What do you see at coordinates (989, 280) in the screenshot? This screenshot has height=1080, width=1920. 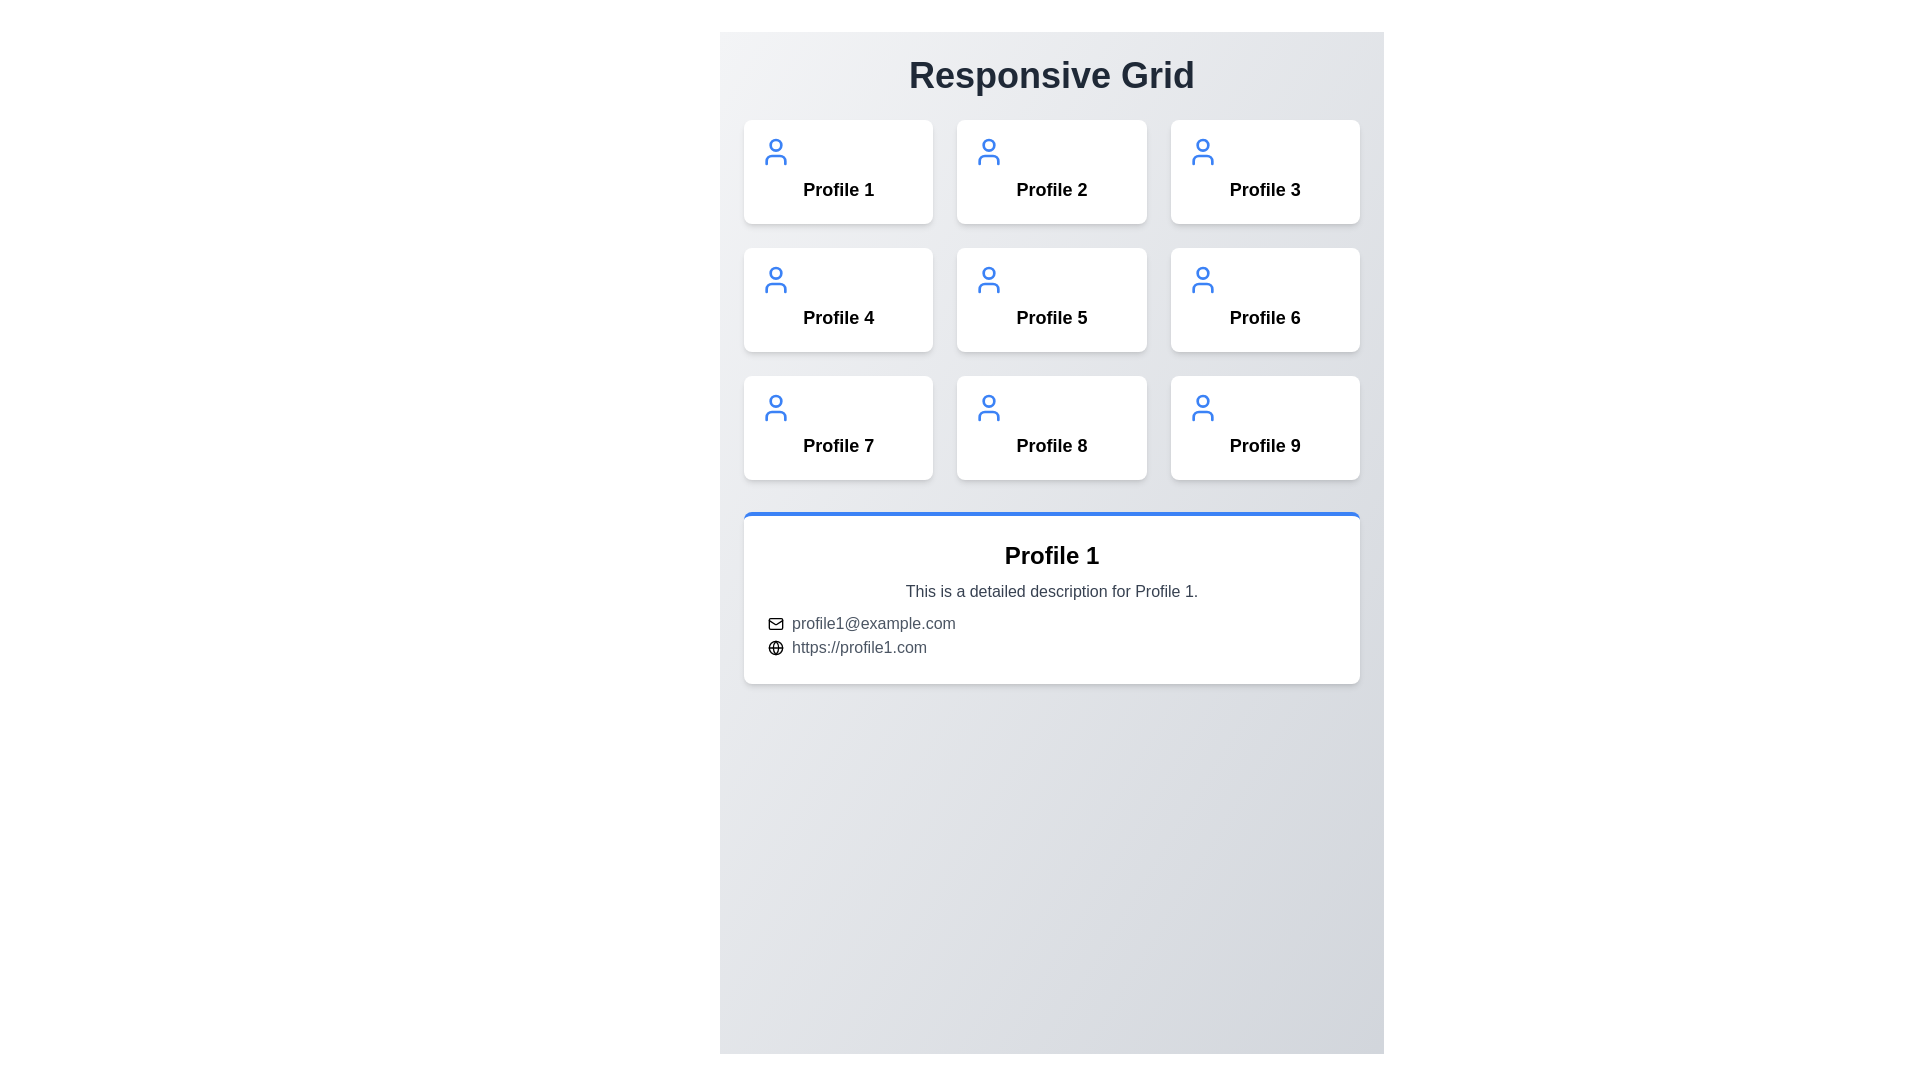 I see `the user icon with a blue outline located at the top center of the 'Profile 5' card, positioned in the second row and second column of the grid layout` at bounding box center [989, 280].